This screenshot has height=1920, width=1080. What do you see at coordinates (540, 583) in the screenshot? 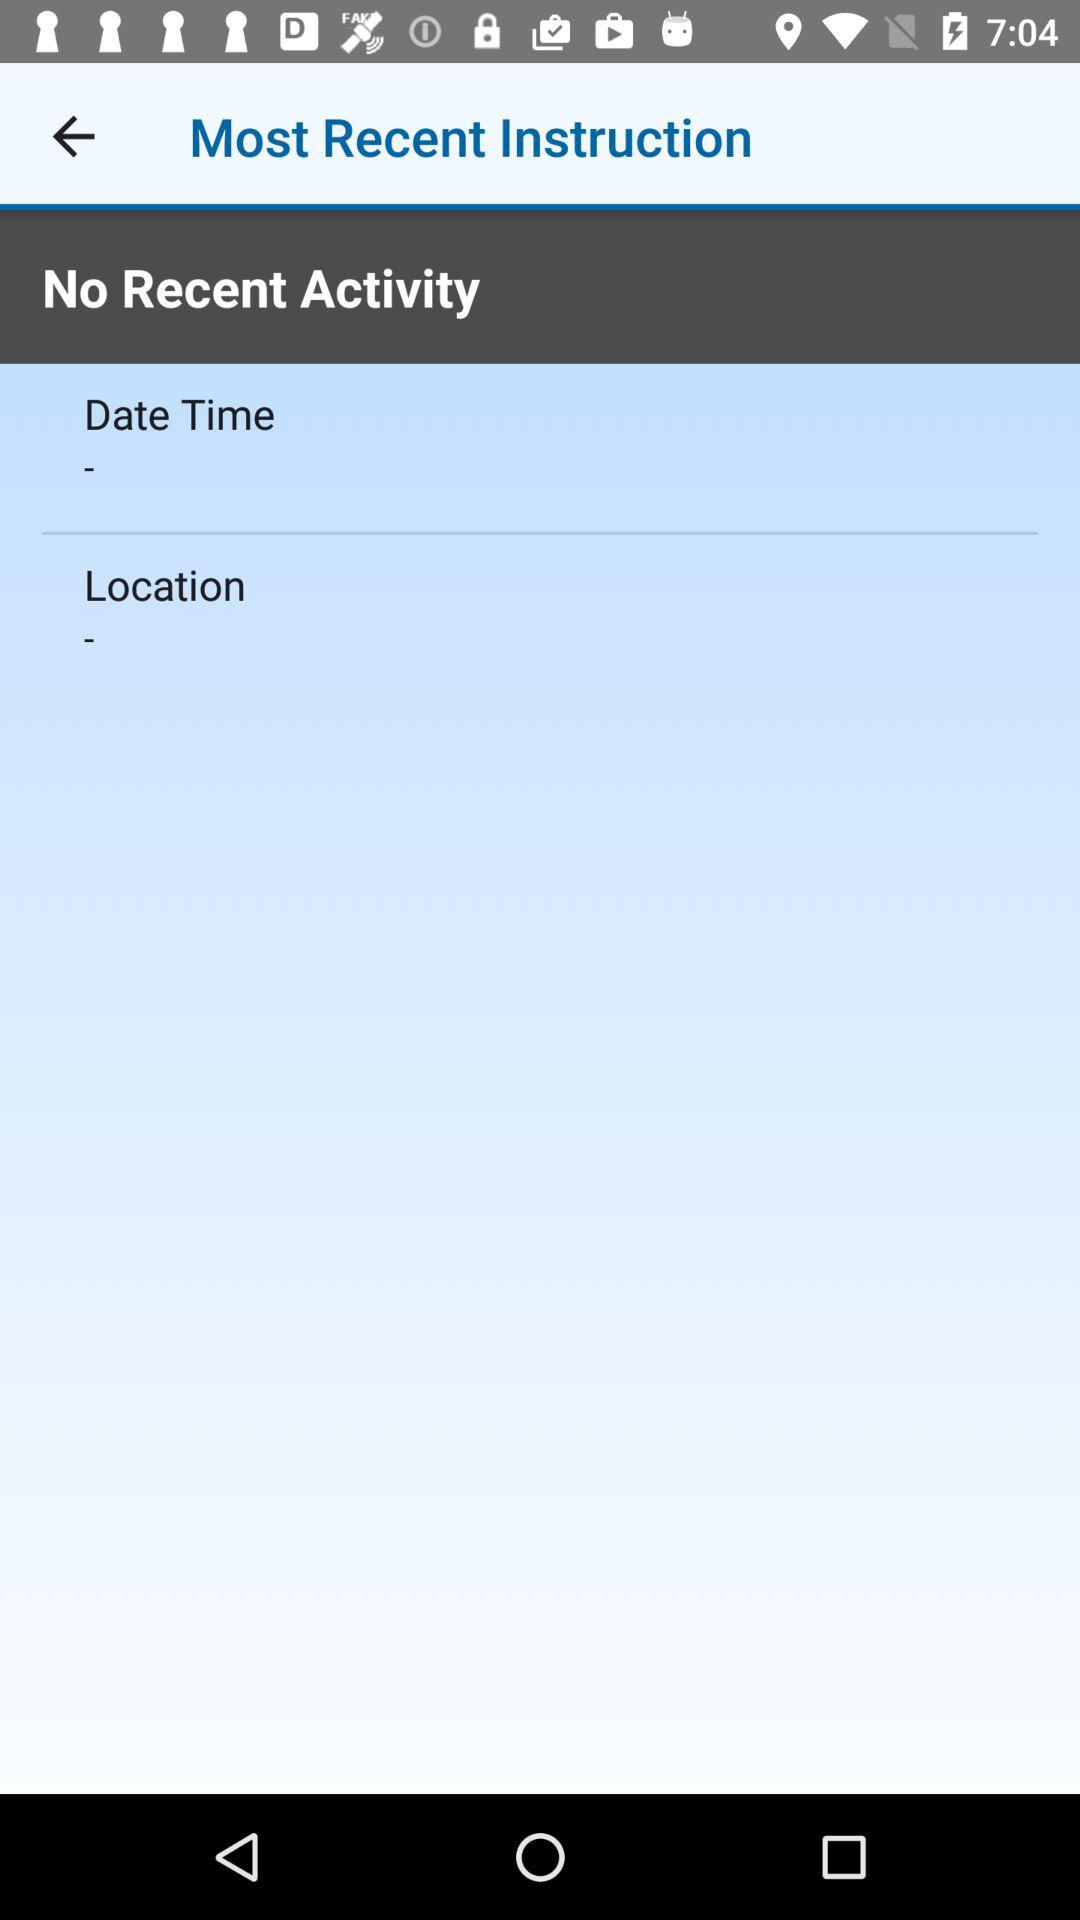
I see `the icon below the -` at bounding box center [540, 583].